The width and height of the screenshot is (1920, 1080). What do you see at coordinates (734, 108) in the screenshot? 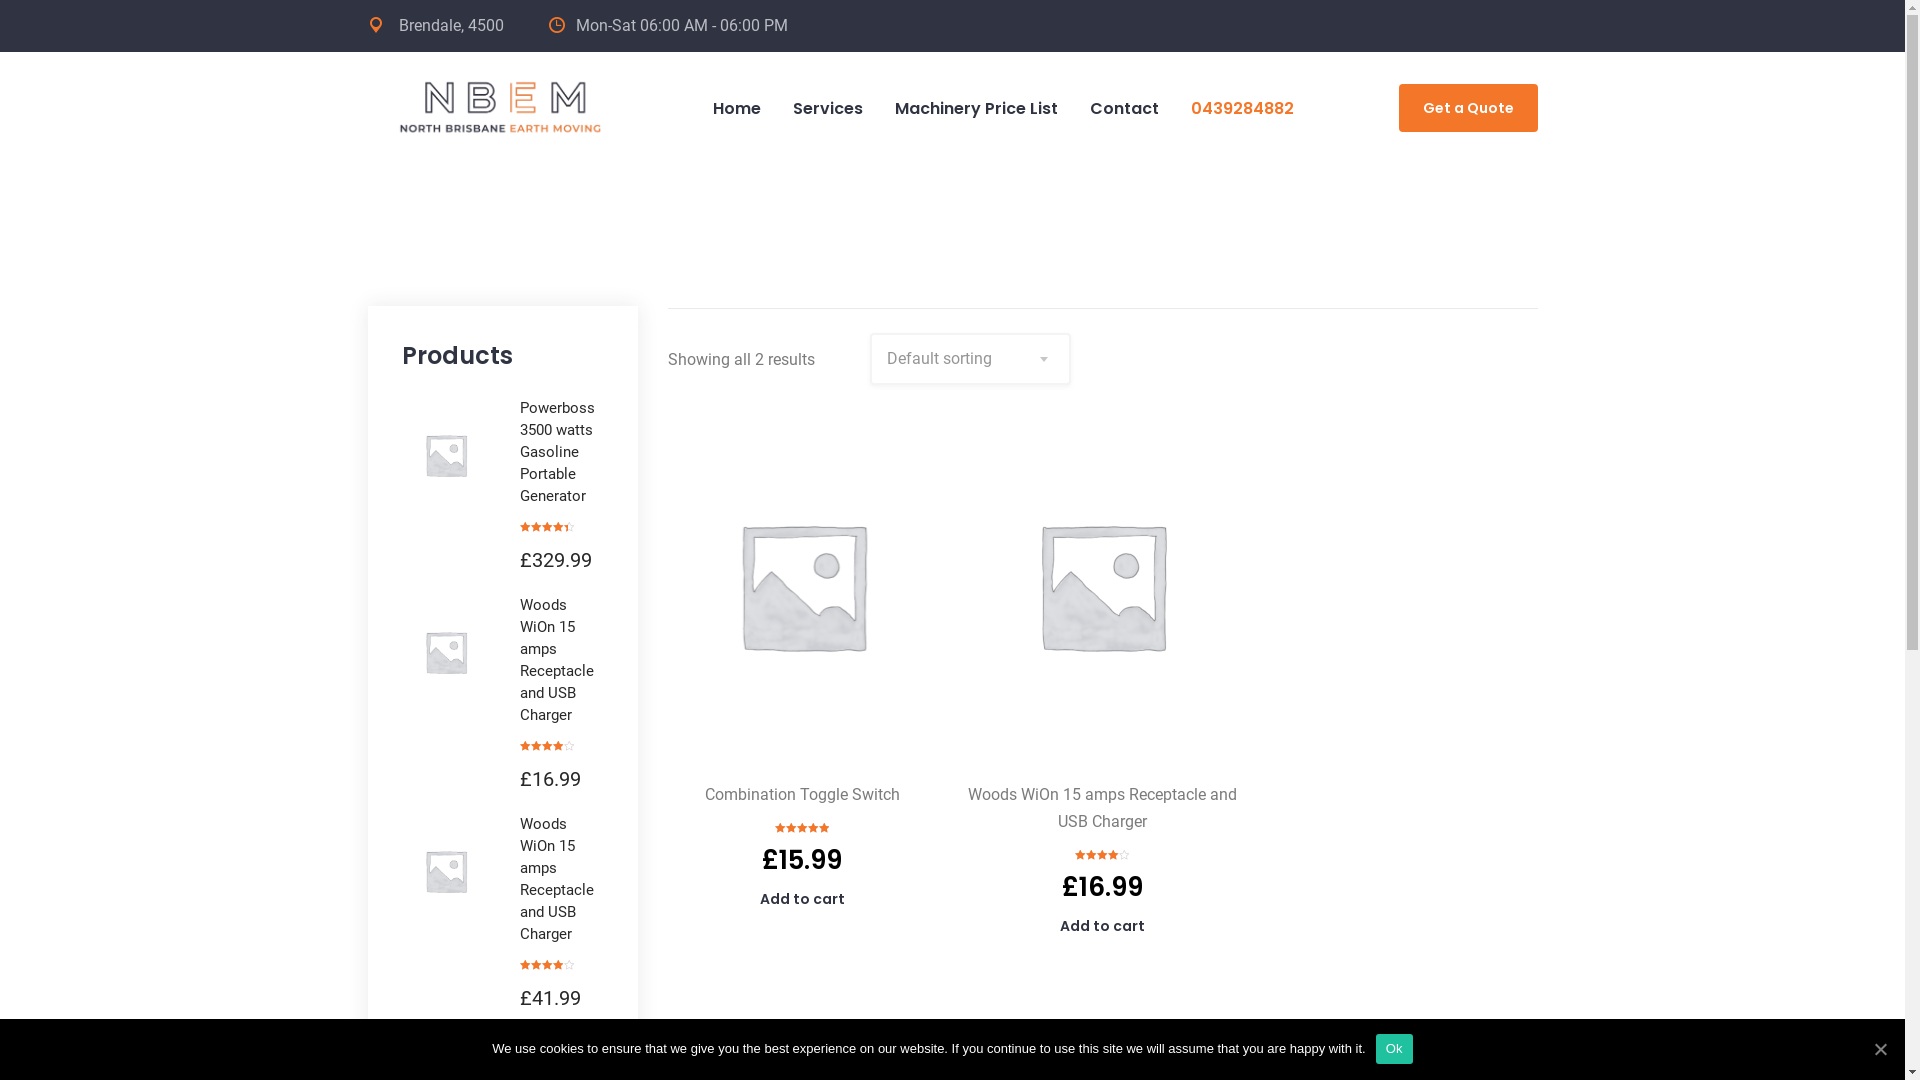
I see `'Home'` at bounding box center [734, 108].